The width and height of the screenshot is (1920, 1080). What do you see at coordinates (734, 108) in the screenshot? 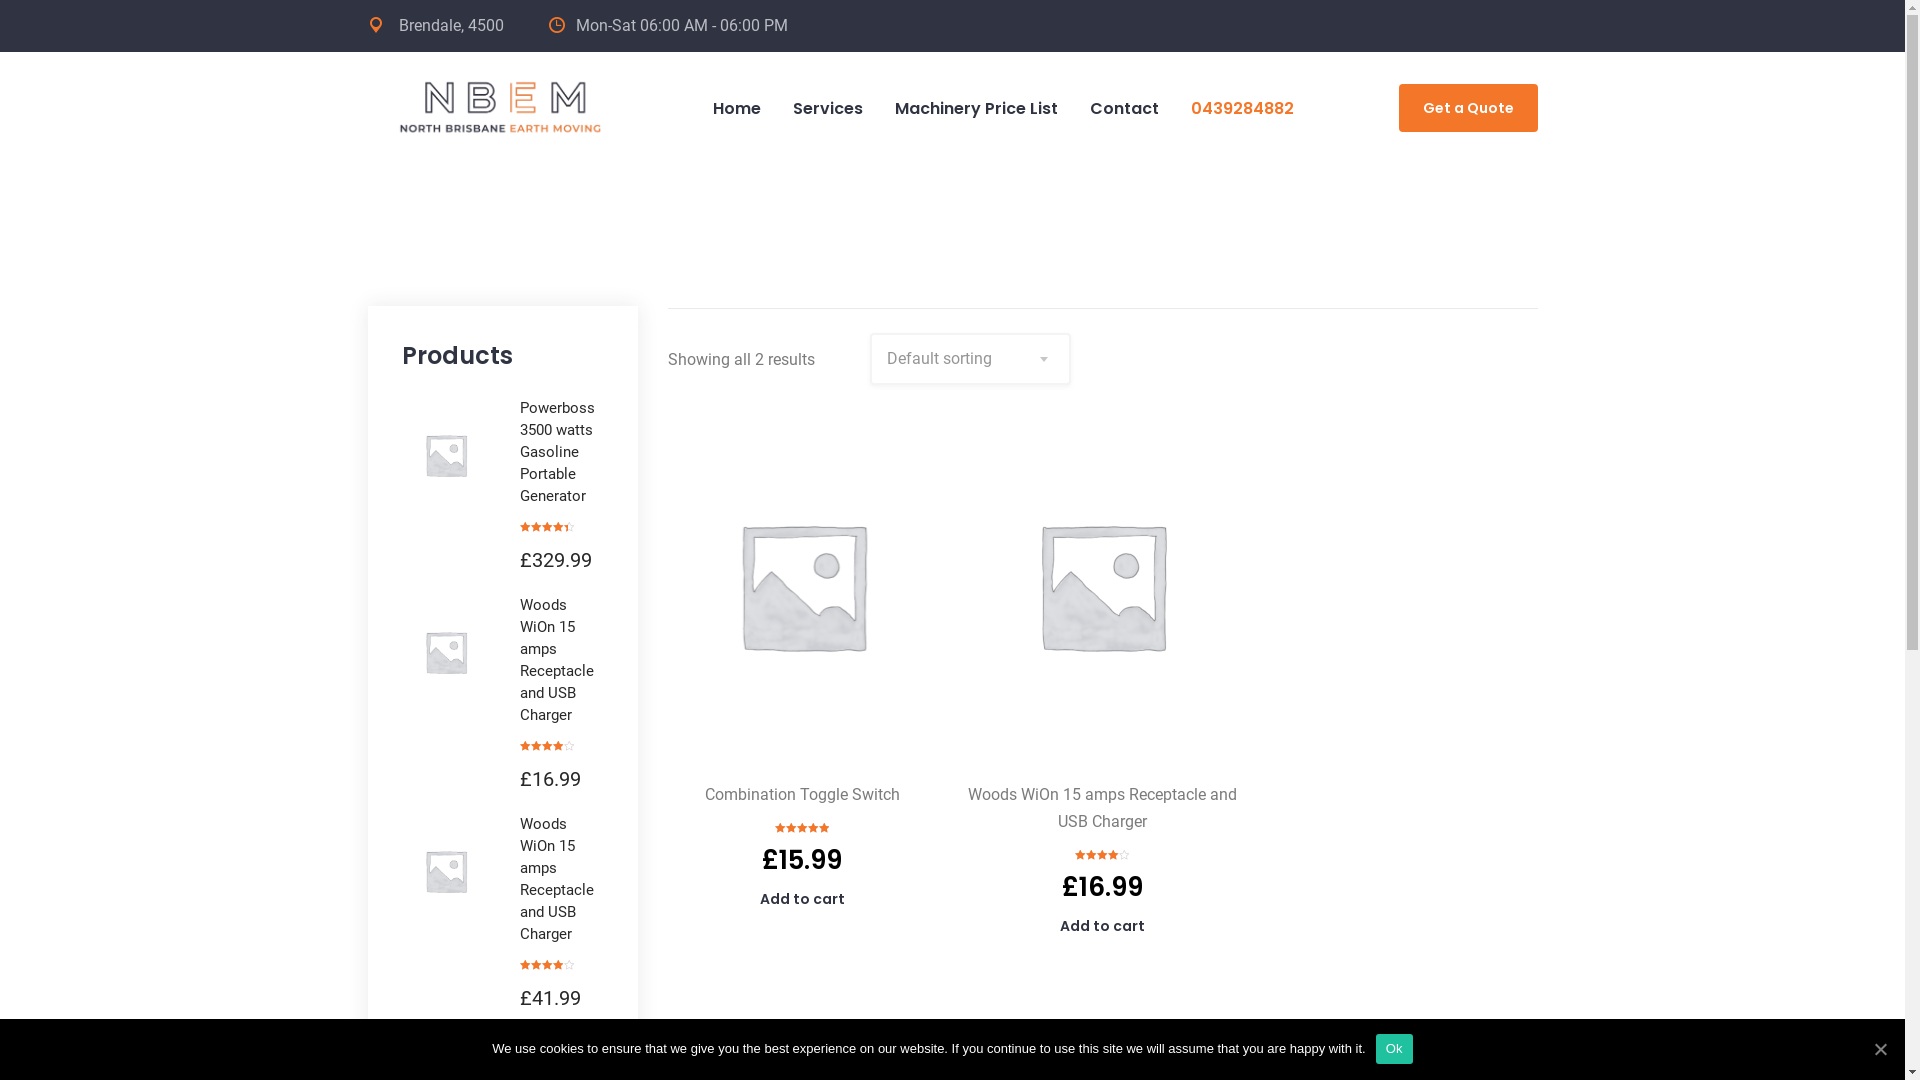
I see `'Home'` at bounding box center [734, 108].